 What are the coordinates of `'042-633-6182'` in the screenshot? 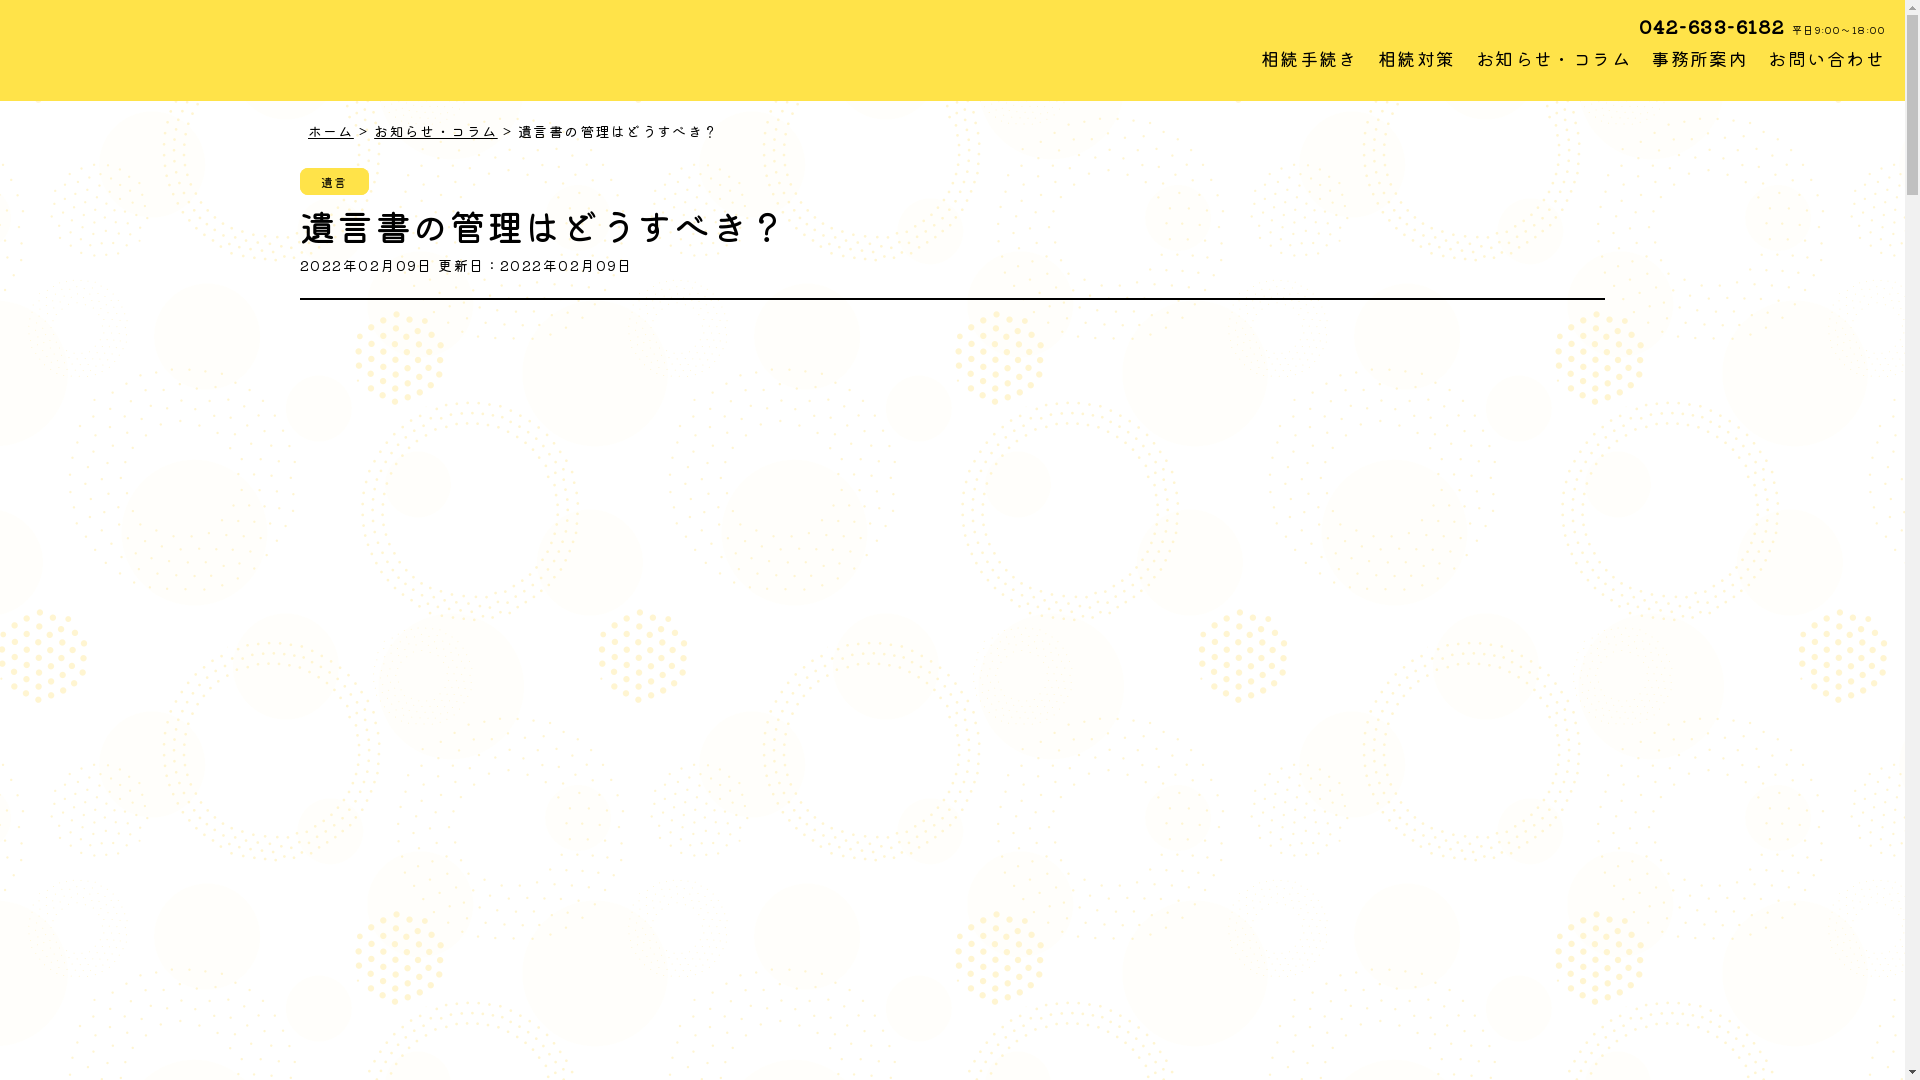 It's located at (1711, 26).